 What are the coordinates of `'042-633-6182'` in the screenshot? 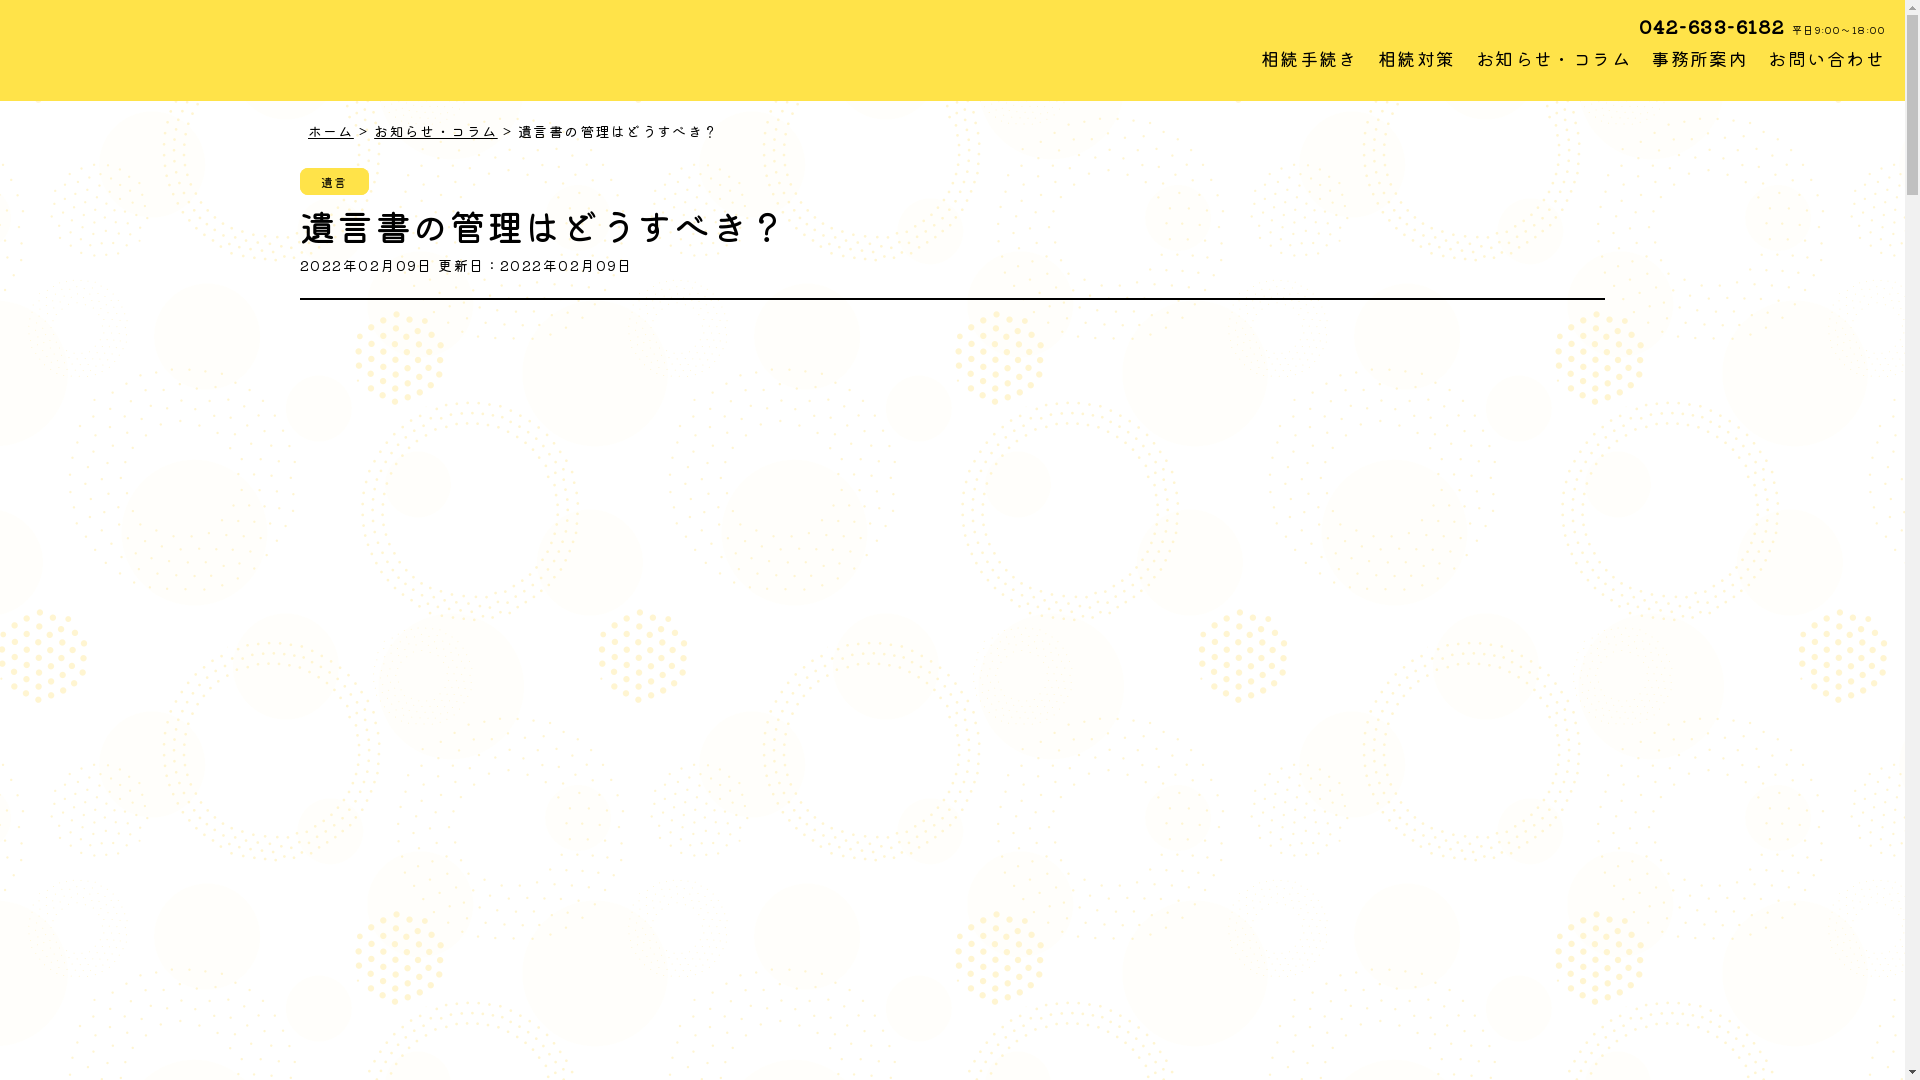 It's located at (1711, 26).